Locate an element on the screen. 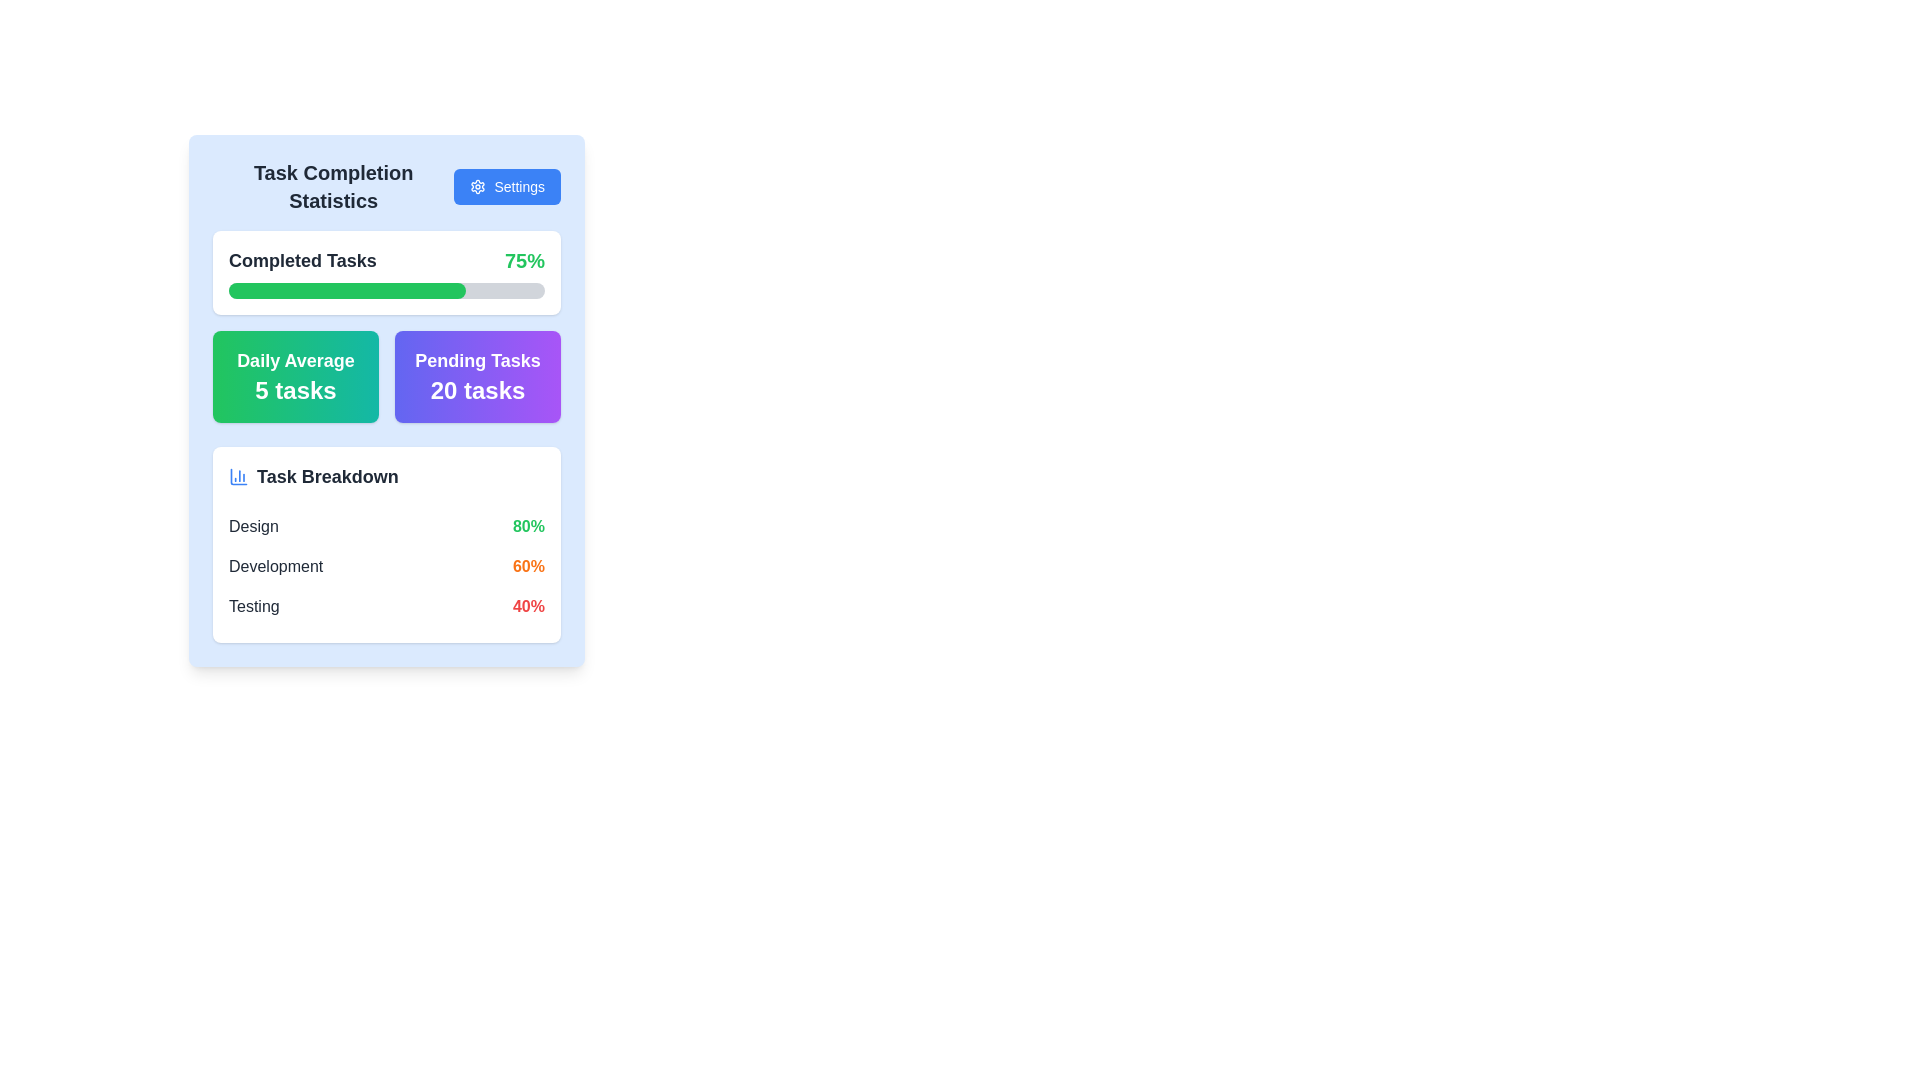 This screenshot has width=1920, height=1080. number of tasks displayed in the bold, large-sized text that reads '20 tasks,' which is styled with white font against a purple gradient background within the 'Pending Tasks' section is located at coordinates (477, 390).